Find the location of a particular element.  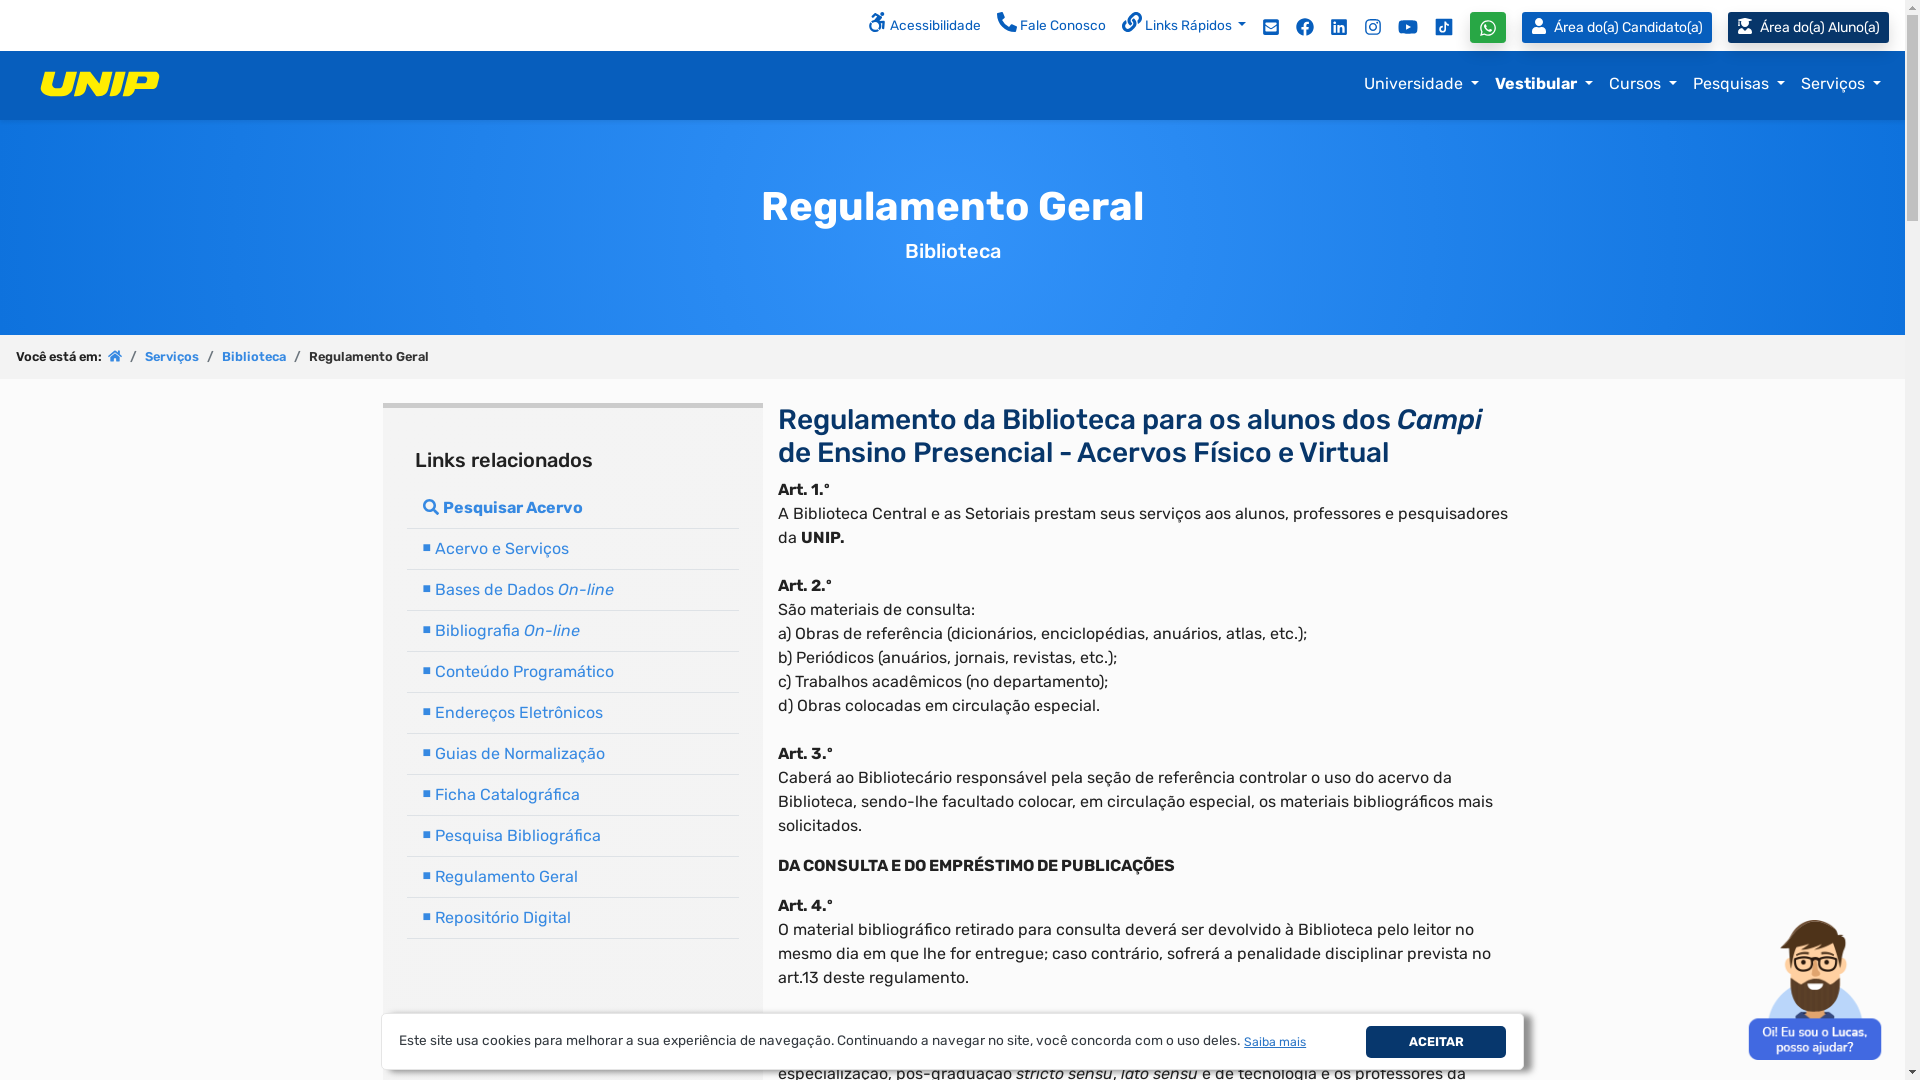

'Biblioteca' is located at coordinates (221, 355).